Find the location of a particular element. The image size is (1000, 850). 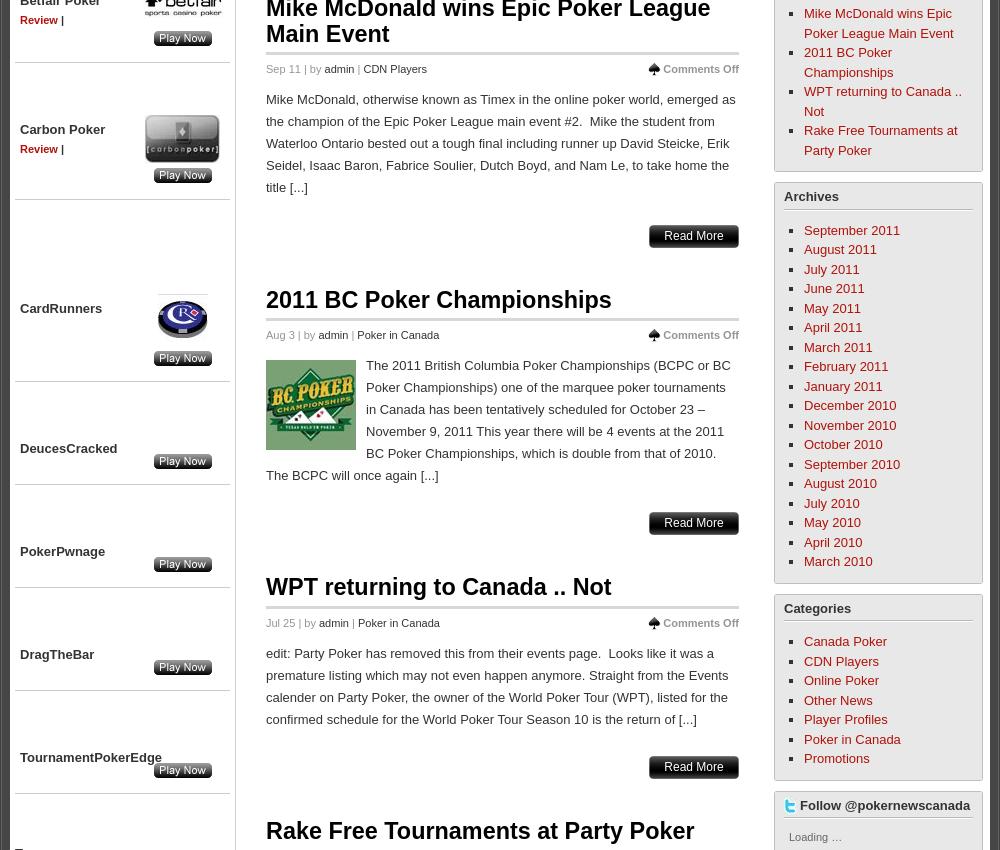

'February 2011' is located at coordinates (845, 365).